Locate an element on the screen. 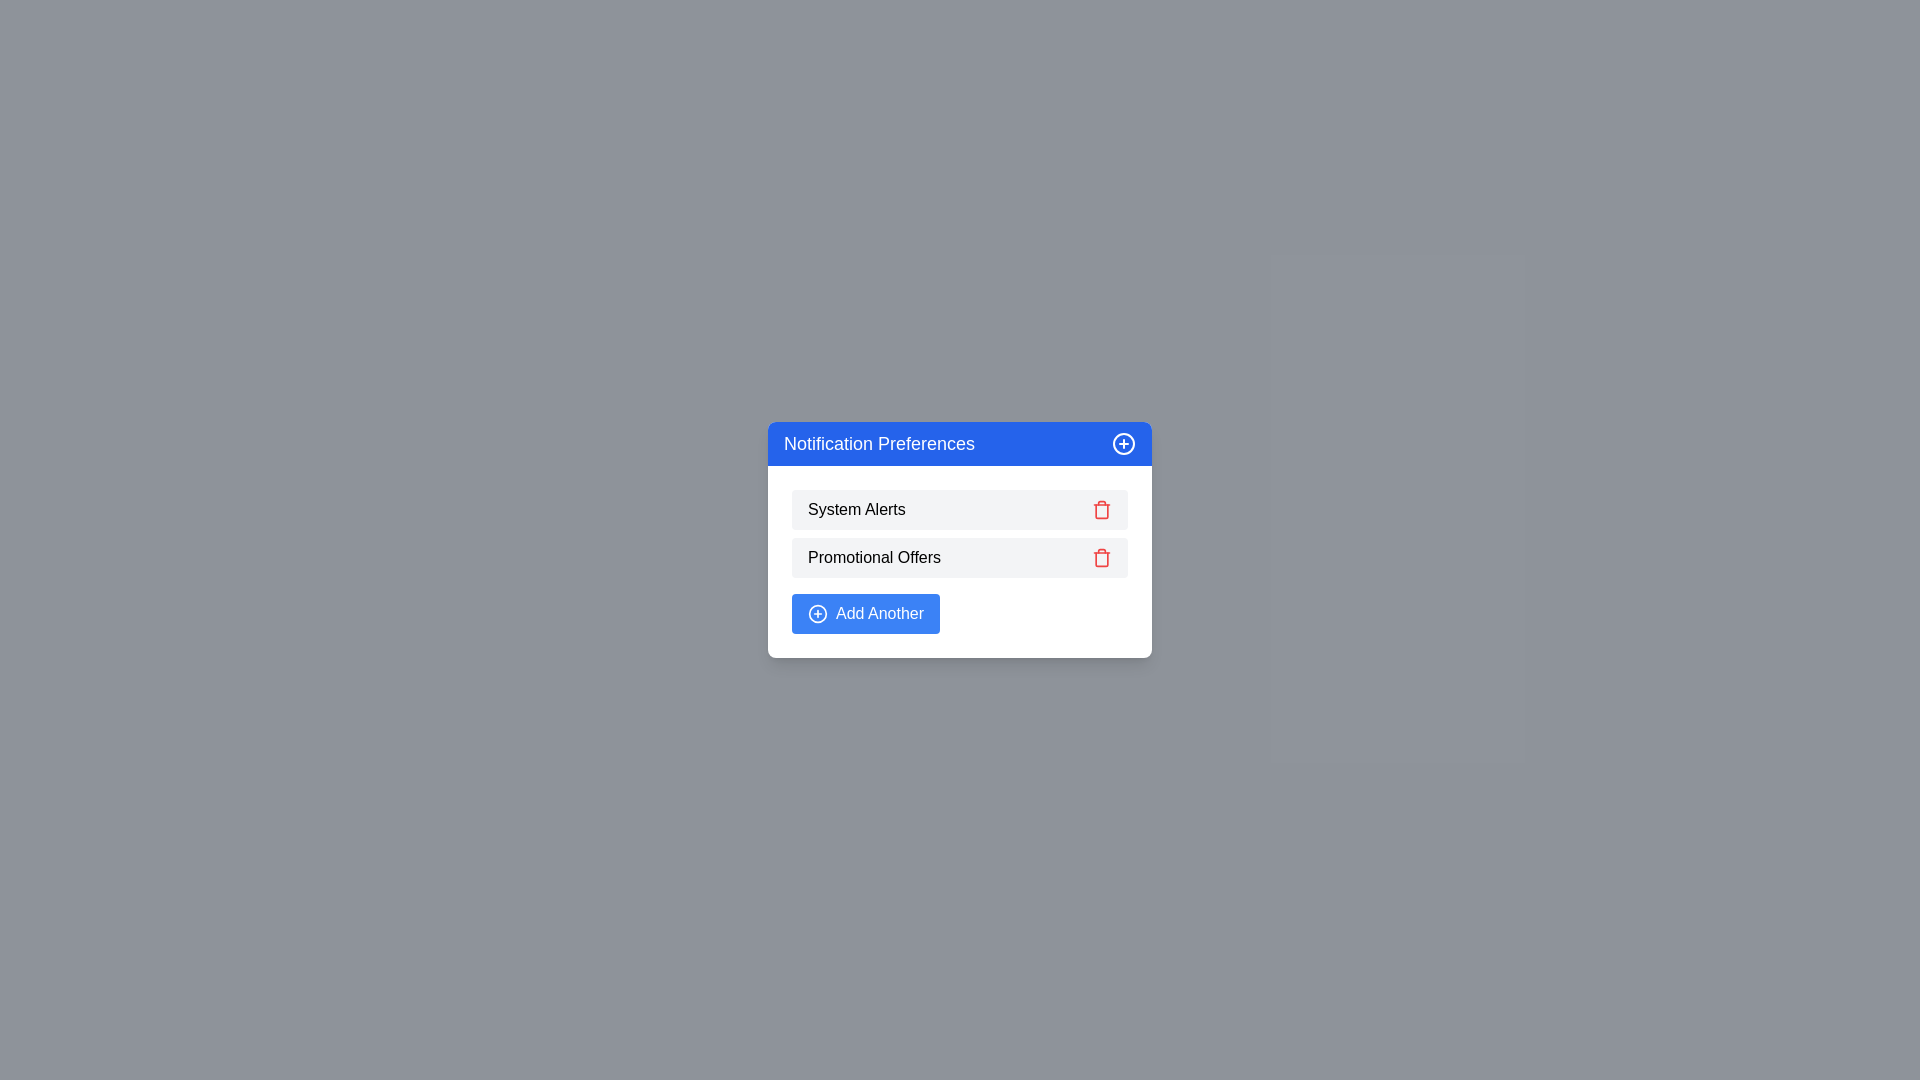 This screenshot has width=1920, height=1080. the 'Promotional Offers' text label located in the 'Notification Preferences' section, which is the second list item, displayed in medium-weight black font on a light gray background is located at coordinates (874, 558).